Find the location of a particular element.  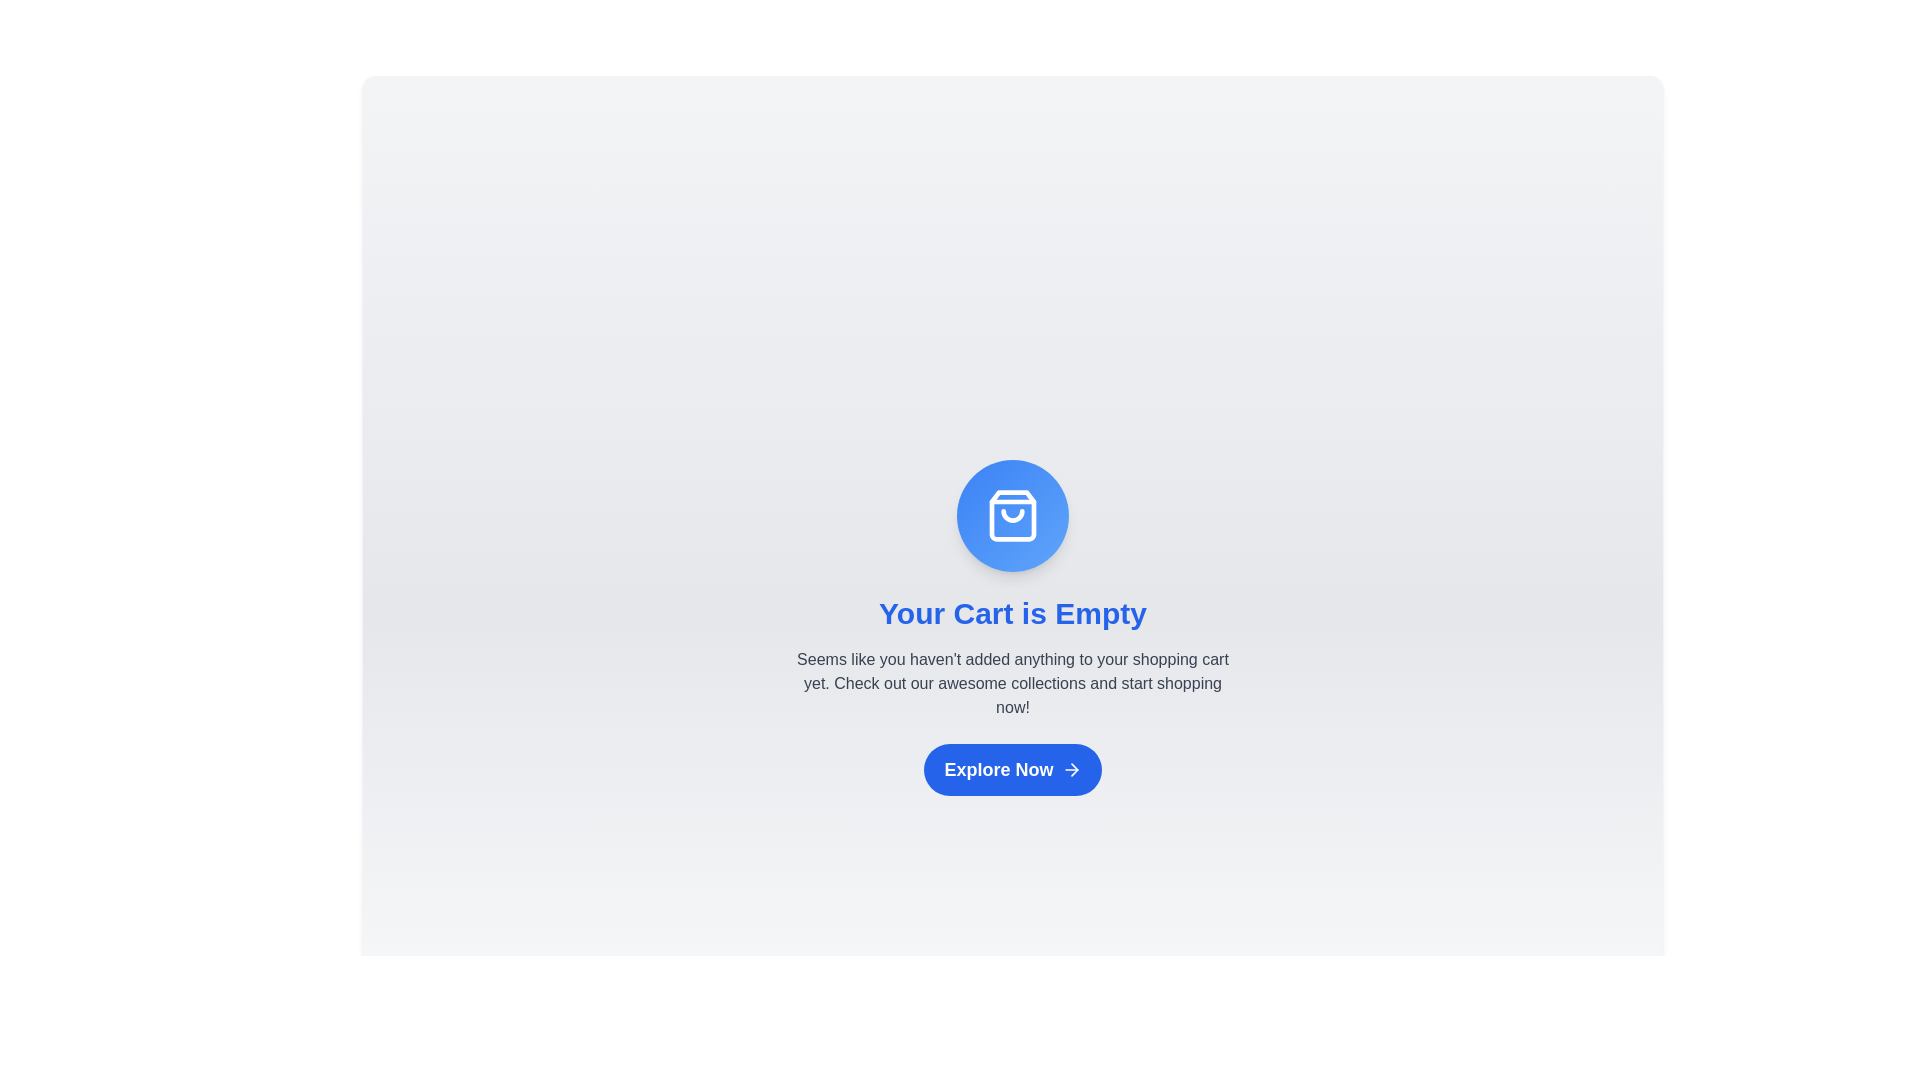

the button located under the heading 'Your Cart is Empty' is located at coordinates (1012, 769).